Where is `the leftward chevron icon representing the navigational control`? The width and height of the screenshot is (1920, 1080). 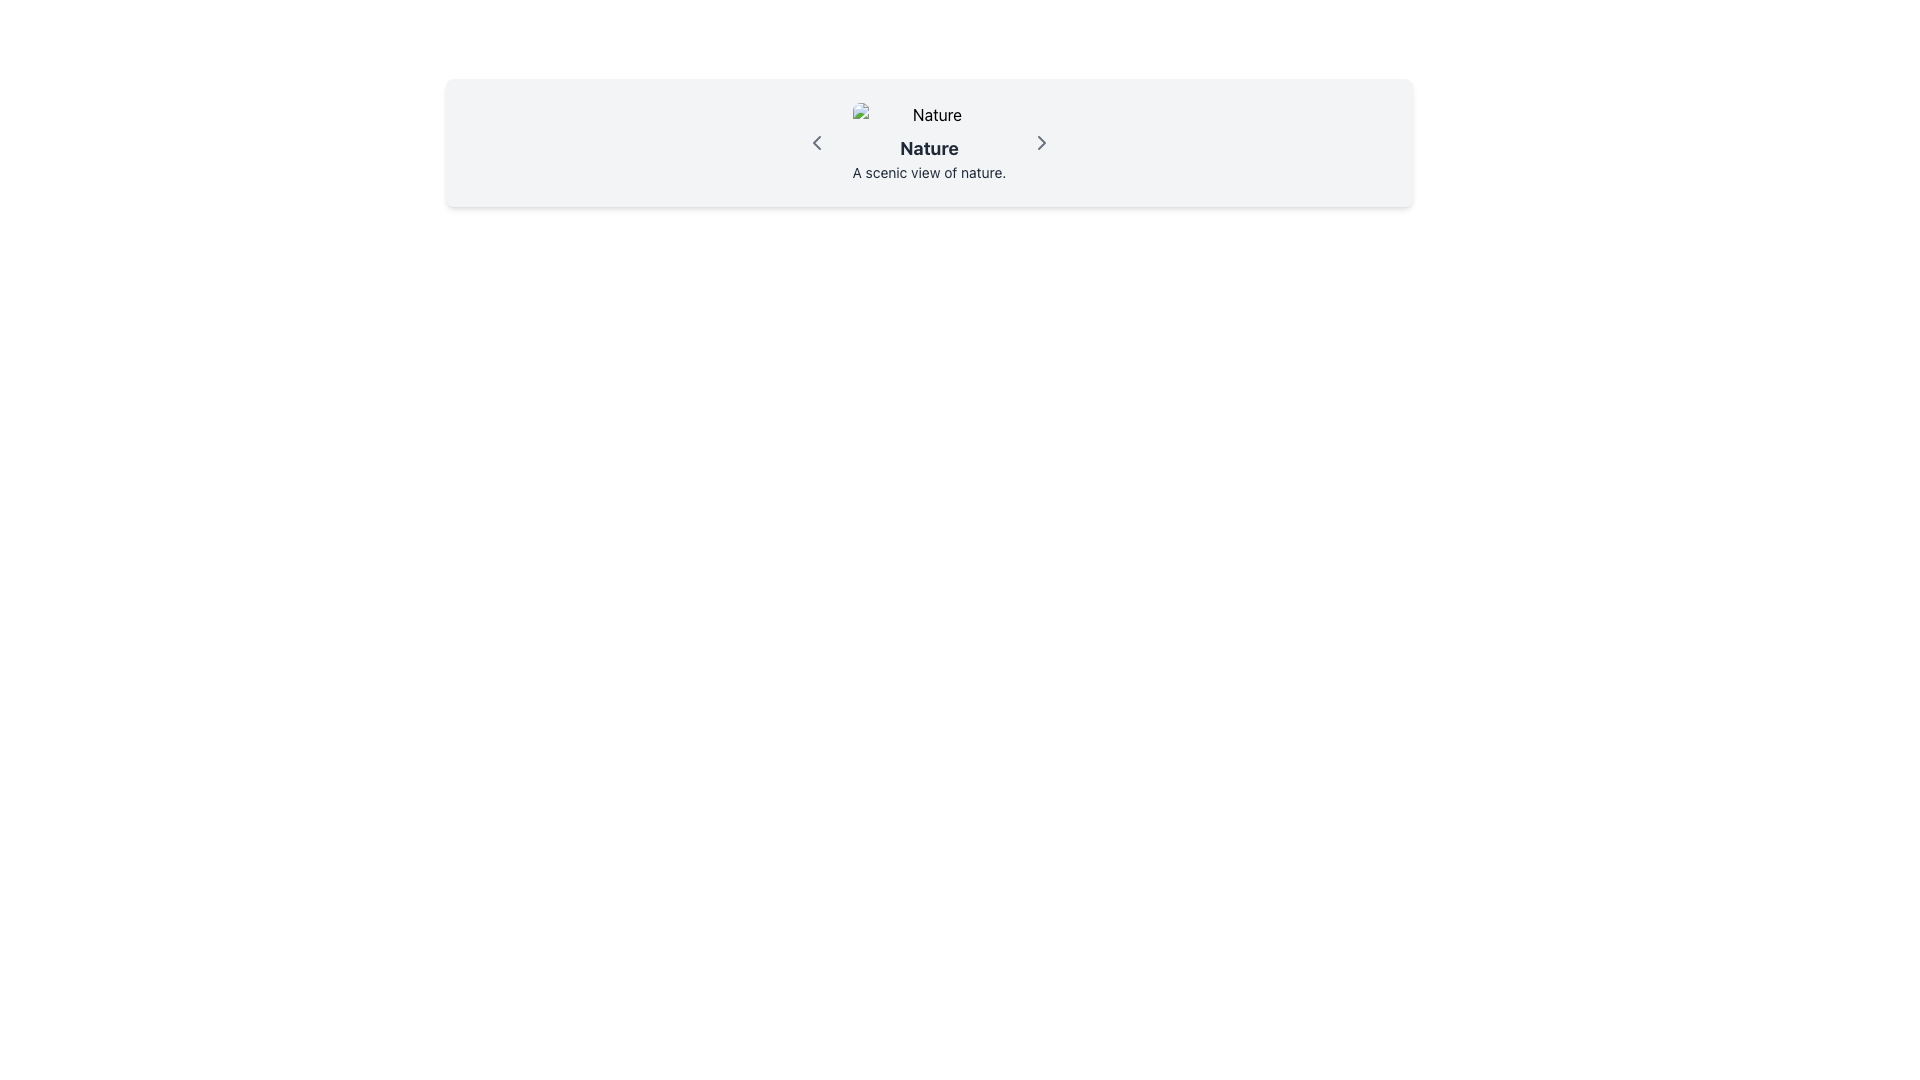
the leftward chevron icon representing the navigational control is located at coordinates (816, 141).